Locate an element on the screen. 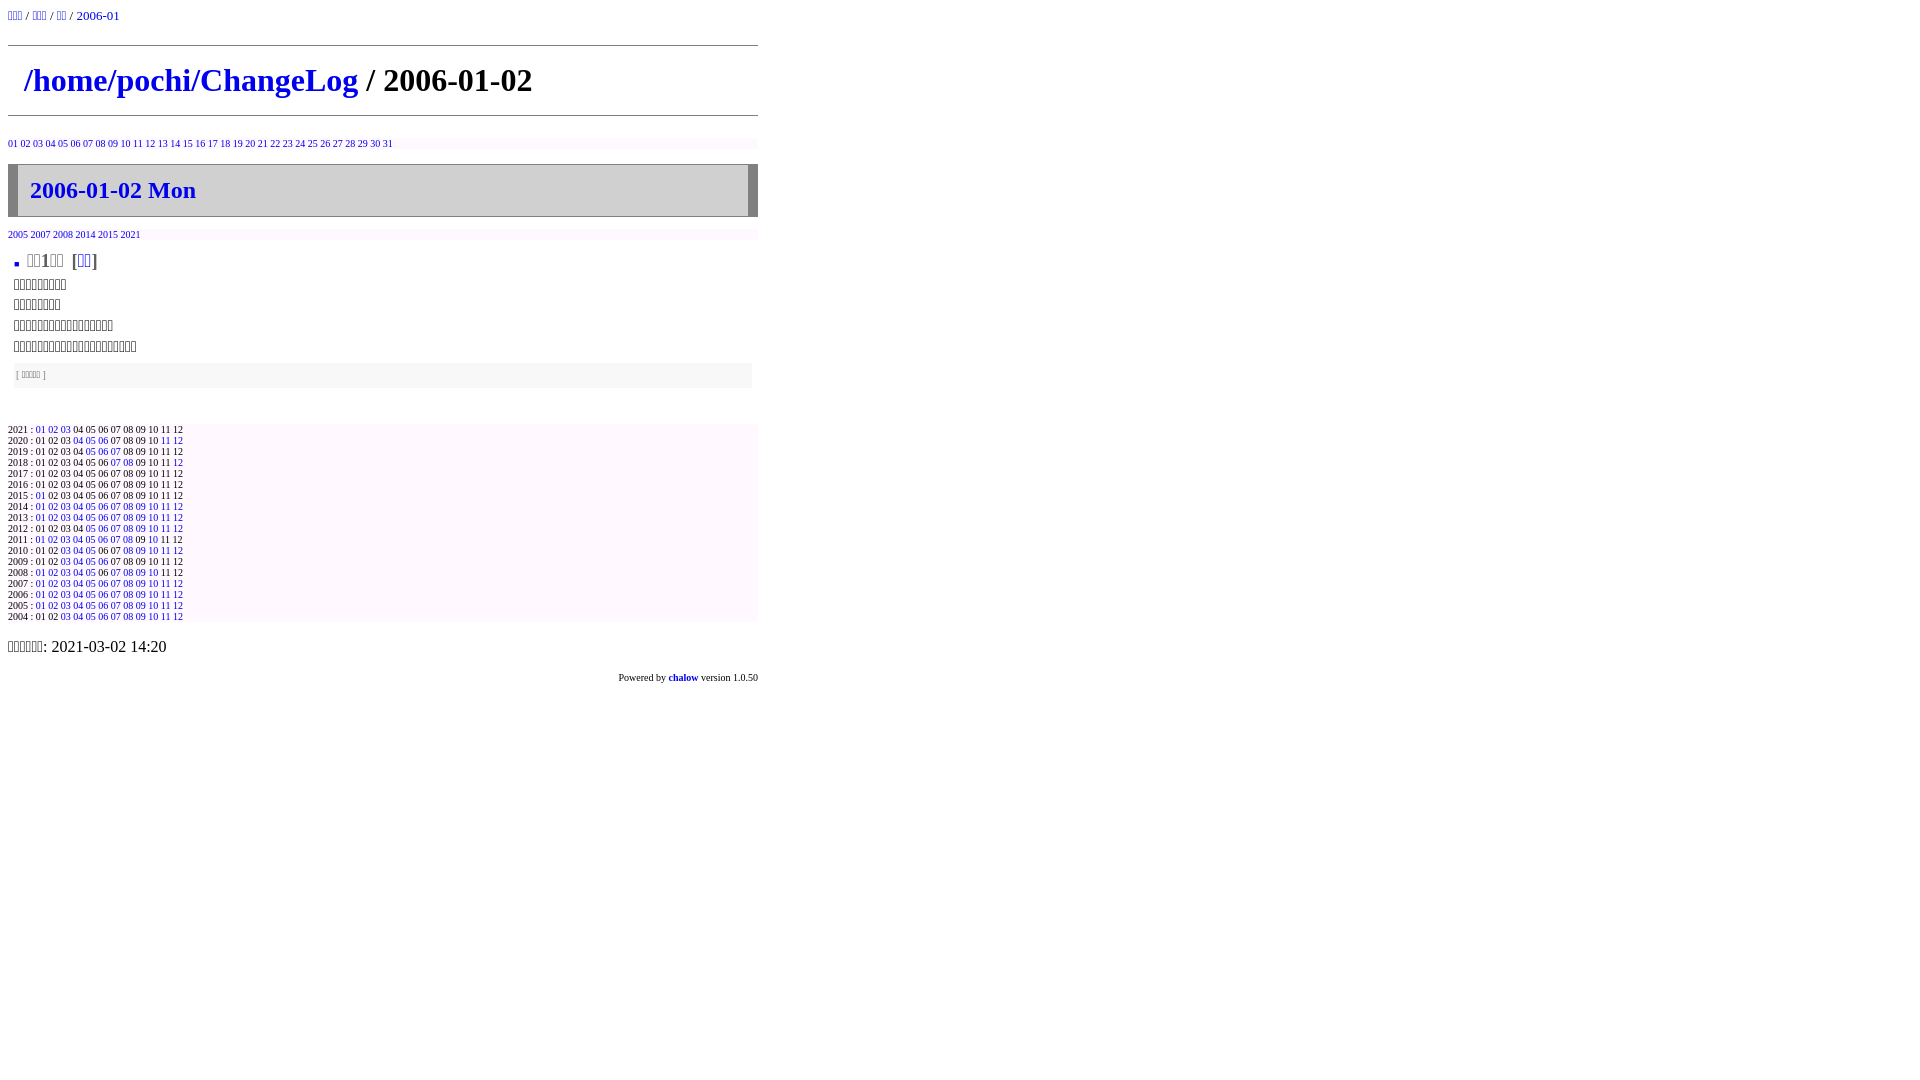 This screenshot has height=1080, width=1920. '07' is located at coordinates (114, 462).